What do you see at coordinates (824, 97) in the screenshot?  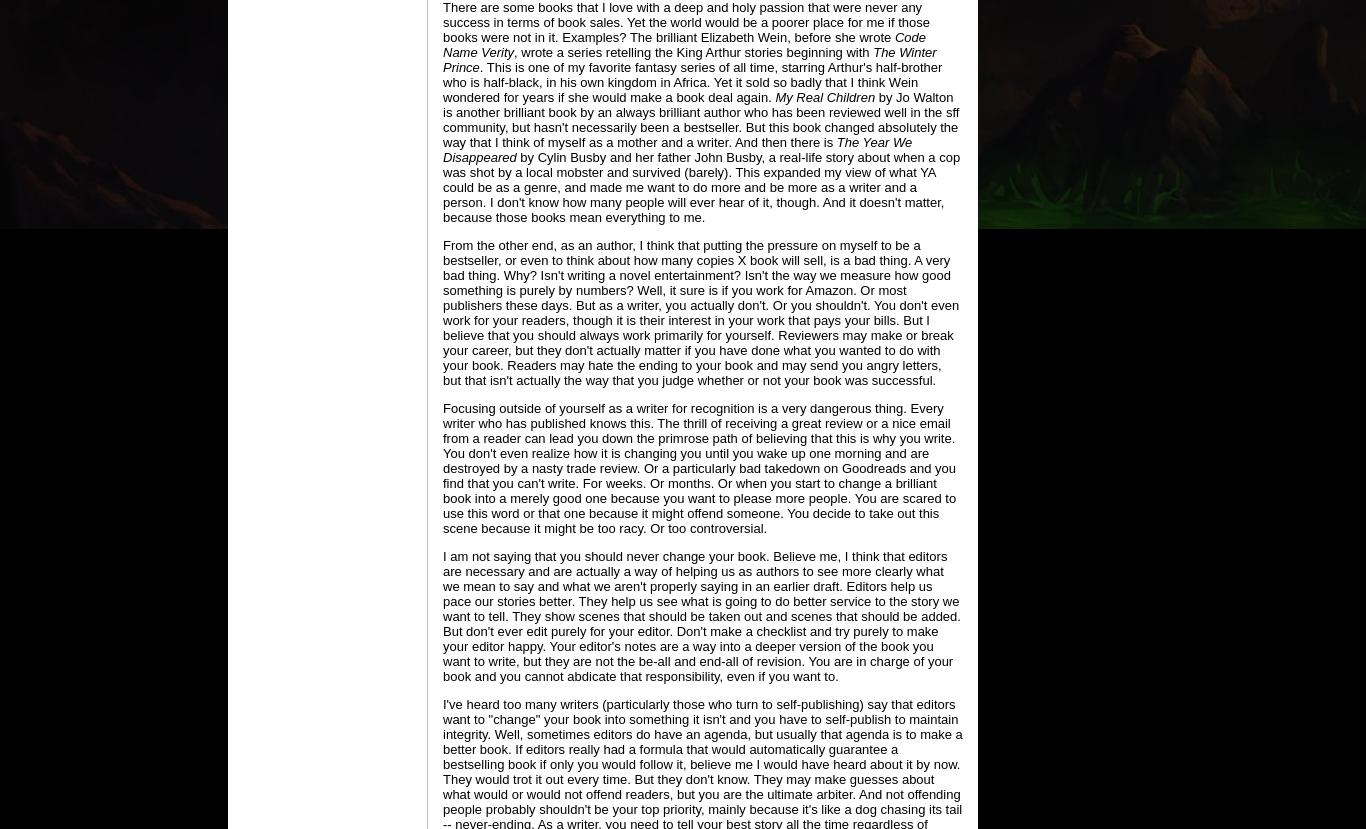 I see `'My Real Children'` at bounding box center [824, 97].